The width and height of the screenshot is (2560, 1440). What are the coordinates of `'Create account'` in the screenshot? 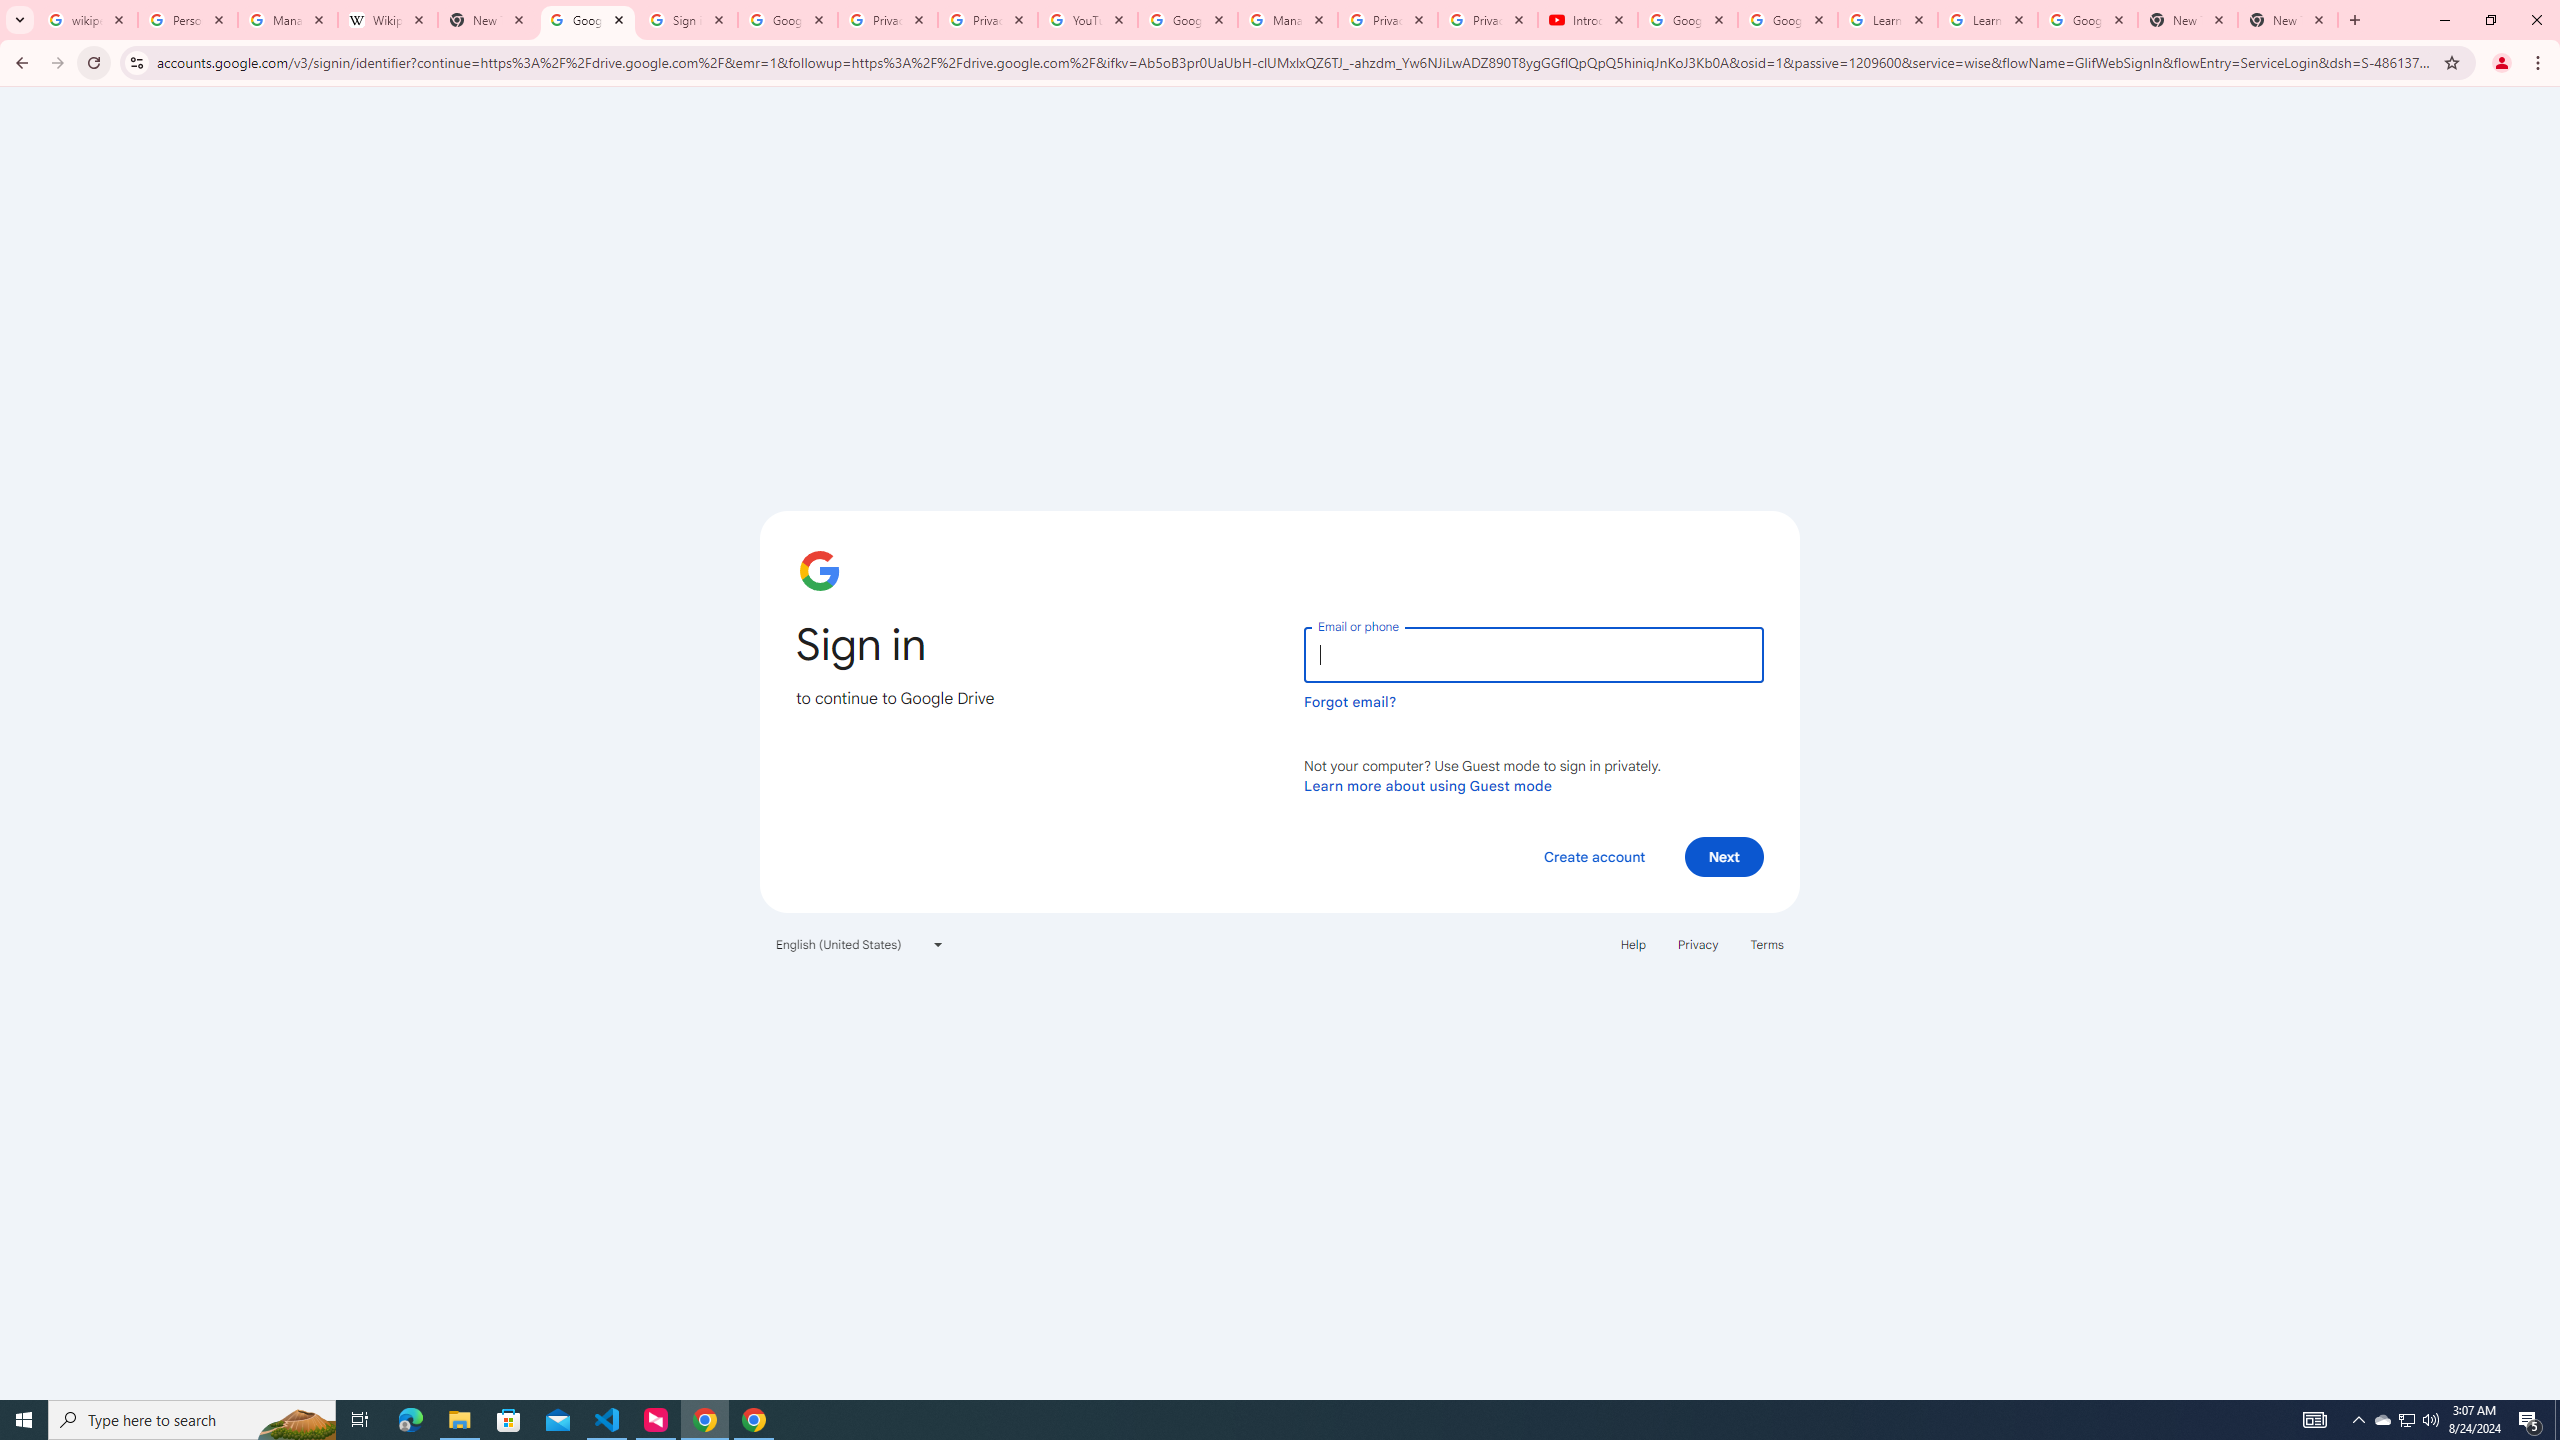 It's located at (1593, 855).